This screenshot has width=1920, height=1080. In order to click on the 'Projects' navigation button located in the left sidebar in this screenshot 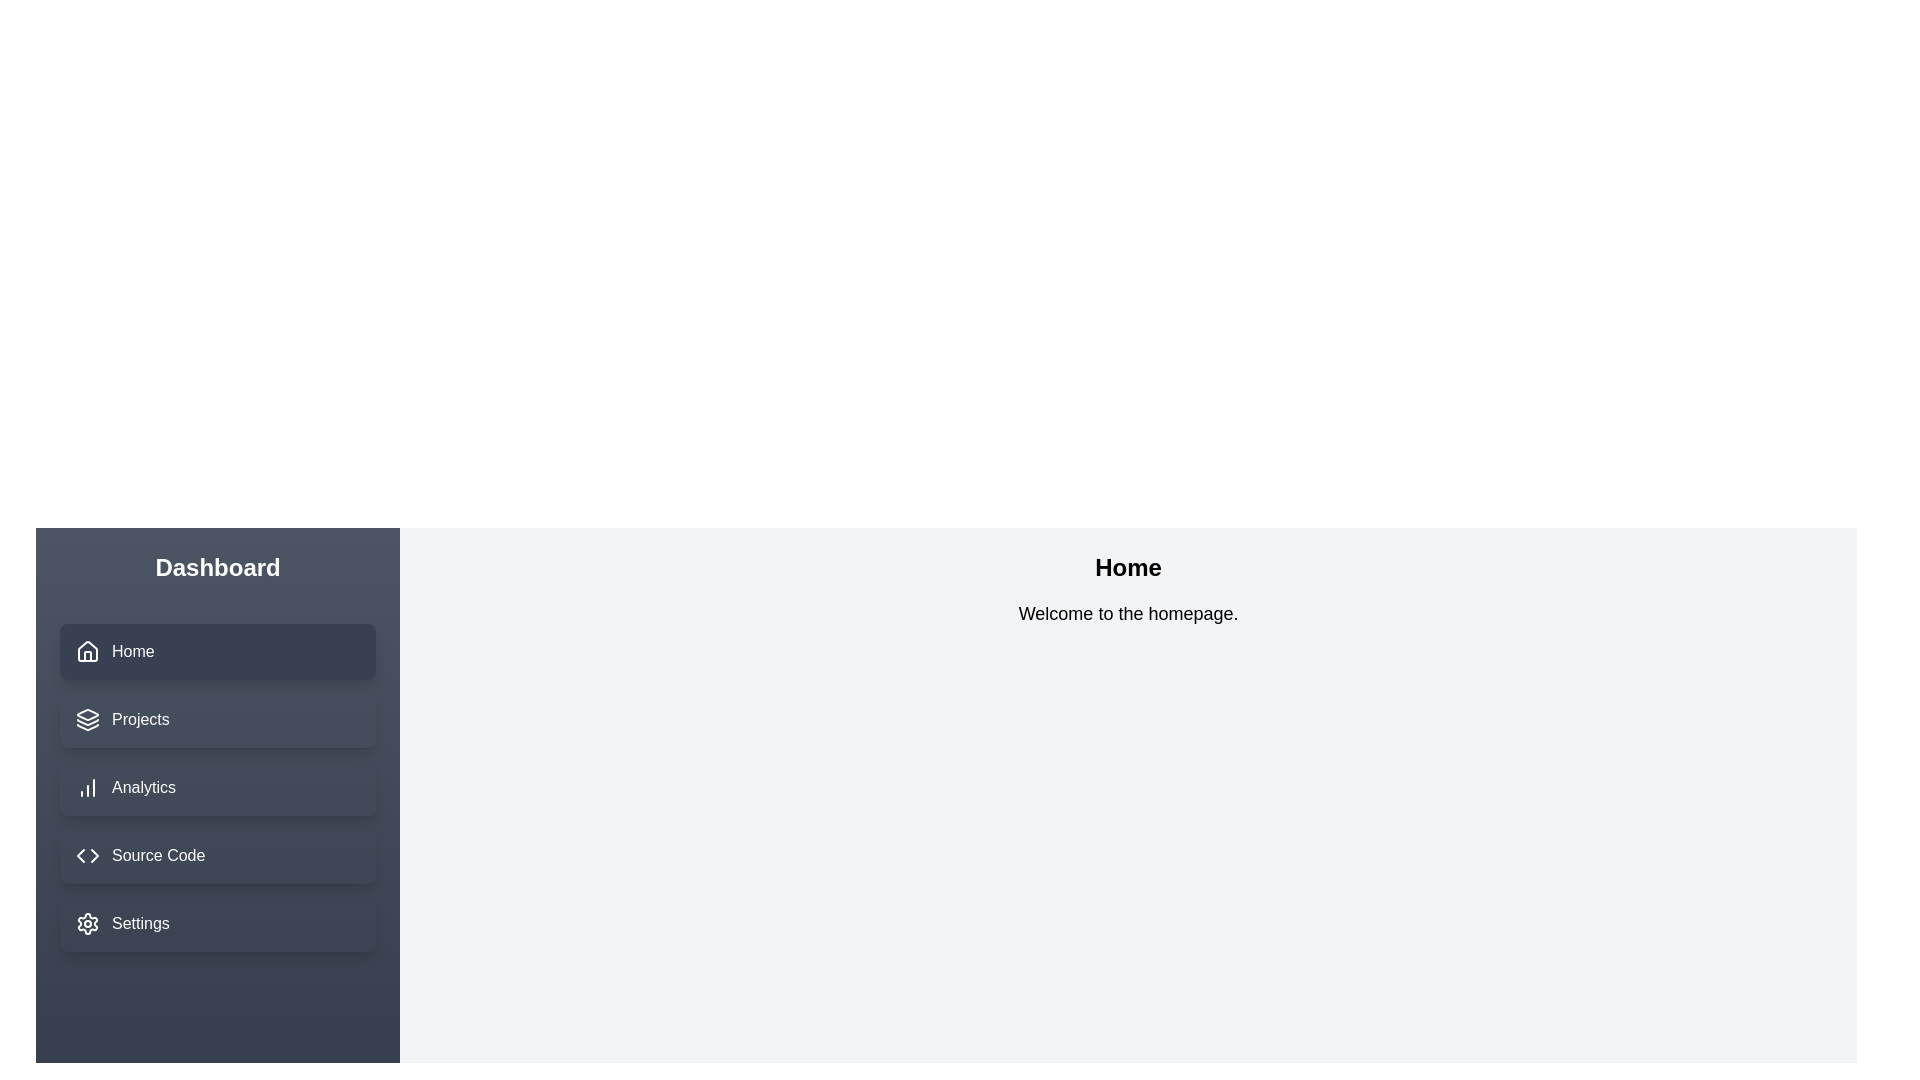, I will do `click(218, 720)`.